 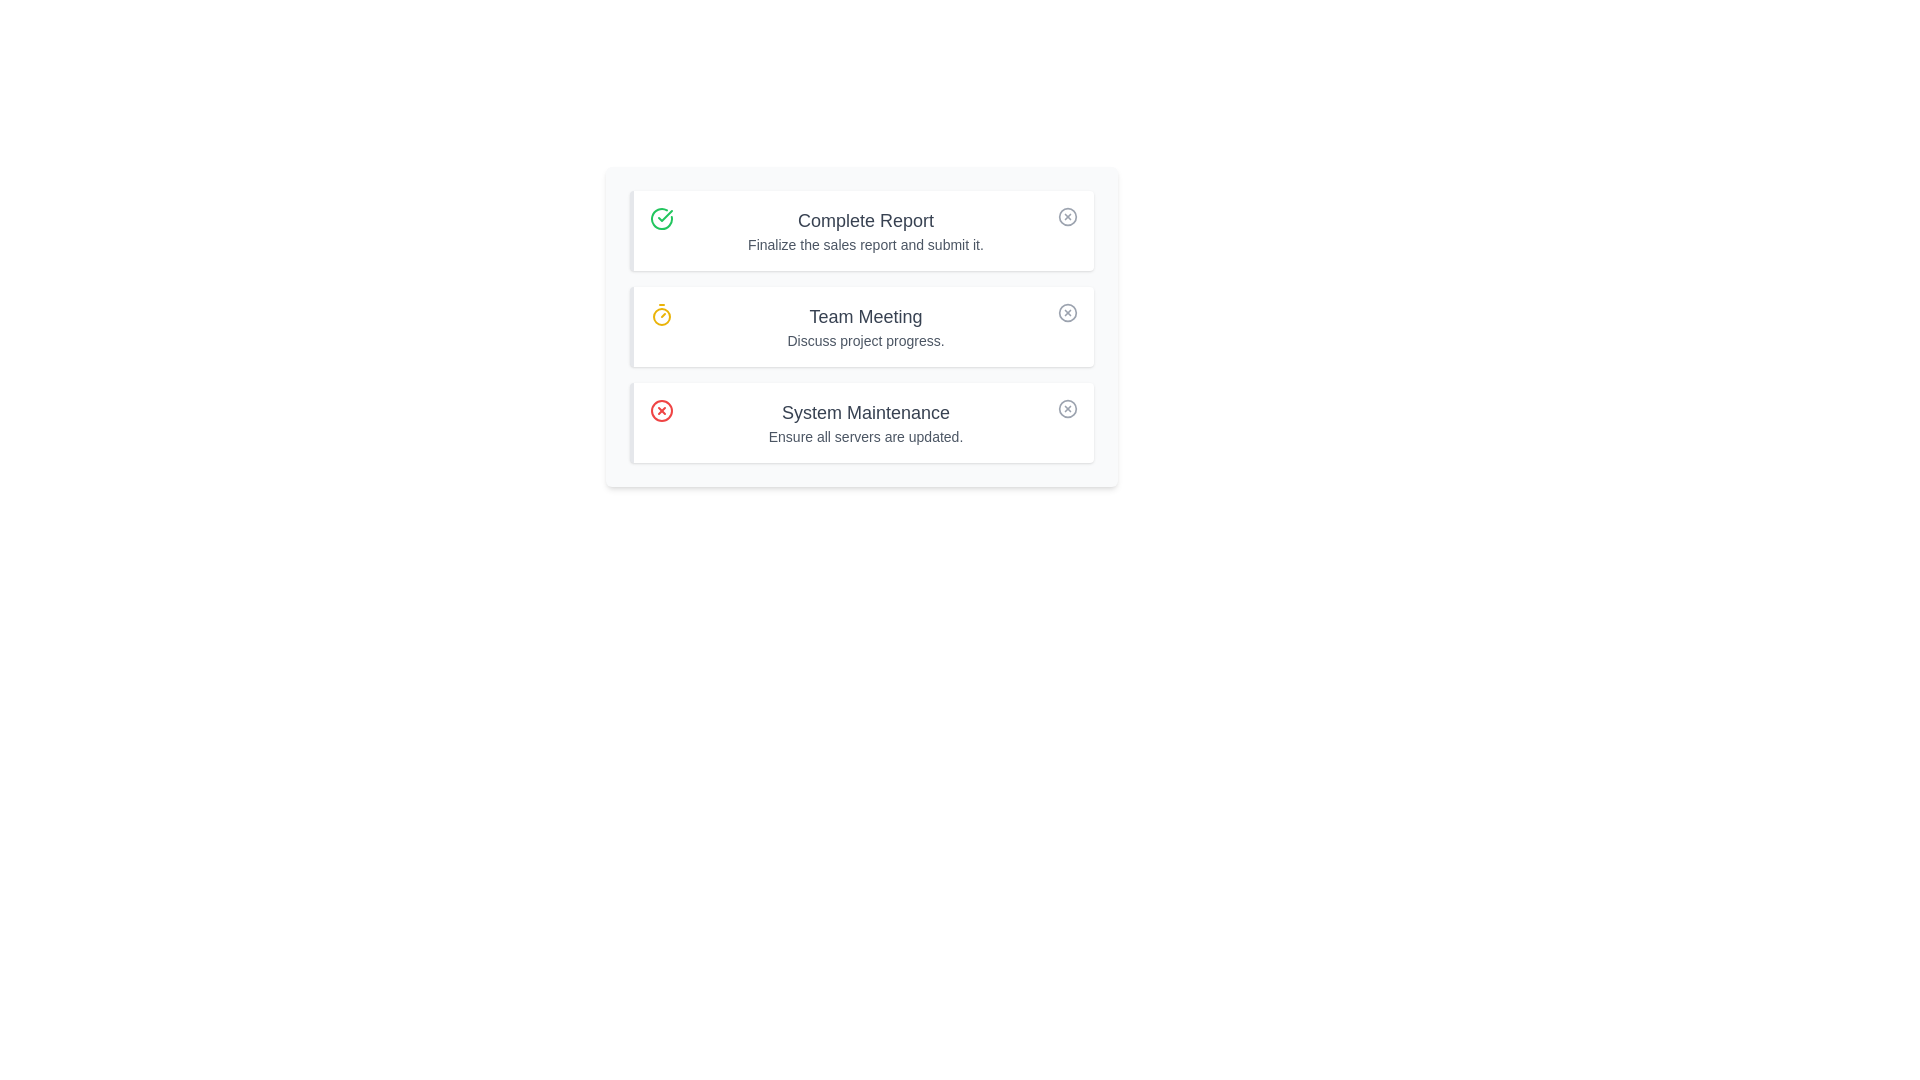 I want to click on the task titled Complete Report to emphasize its details, so click(x=862, y=230).